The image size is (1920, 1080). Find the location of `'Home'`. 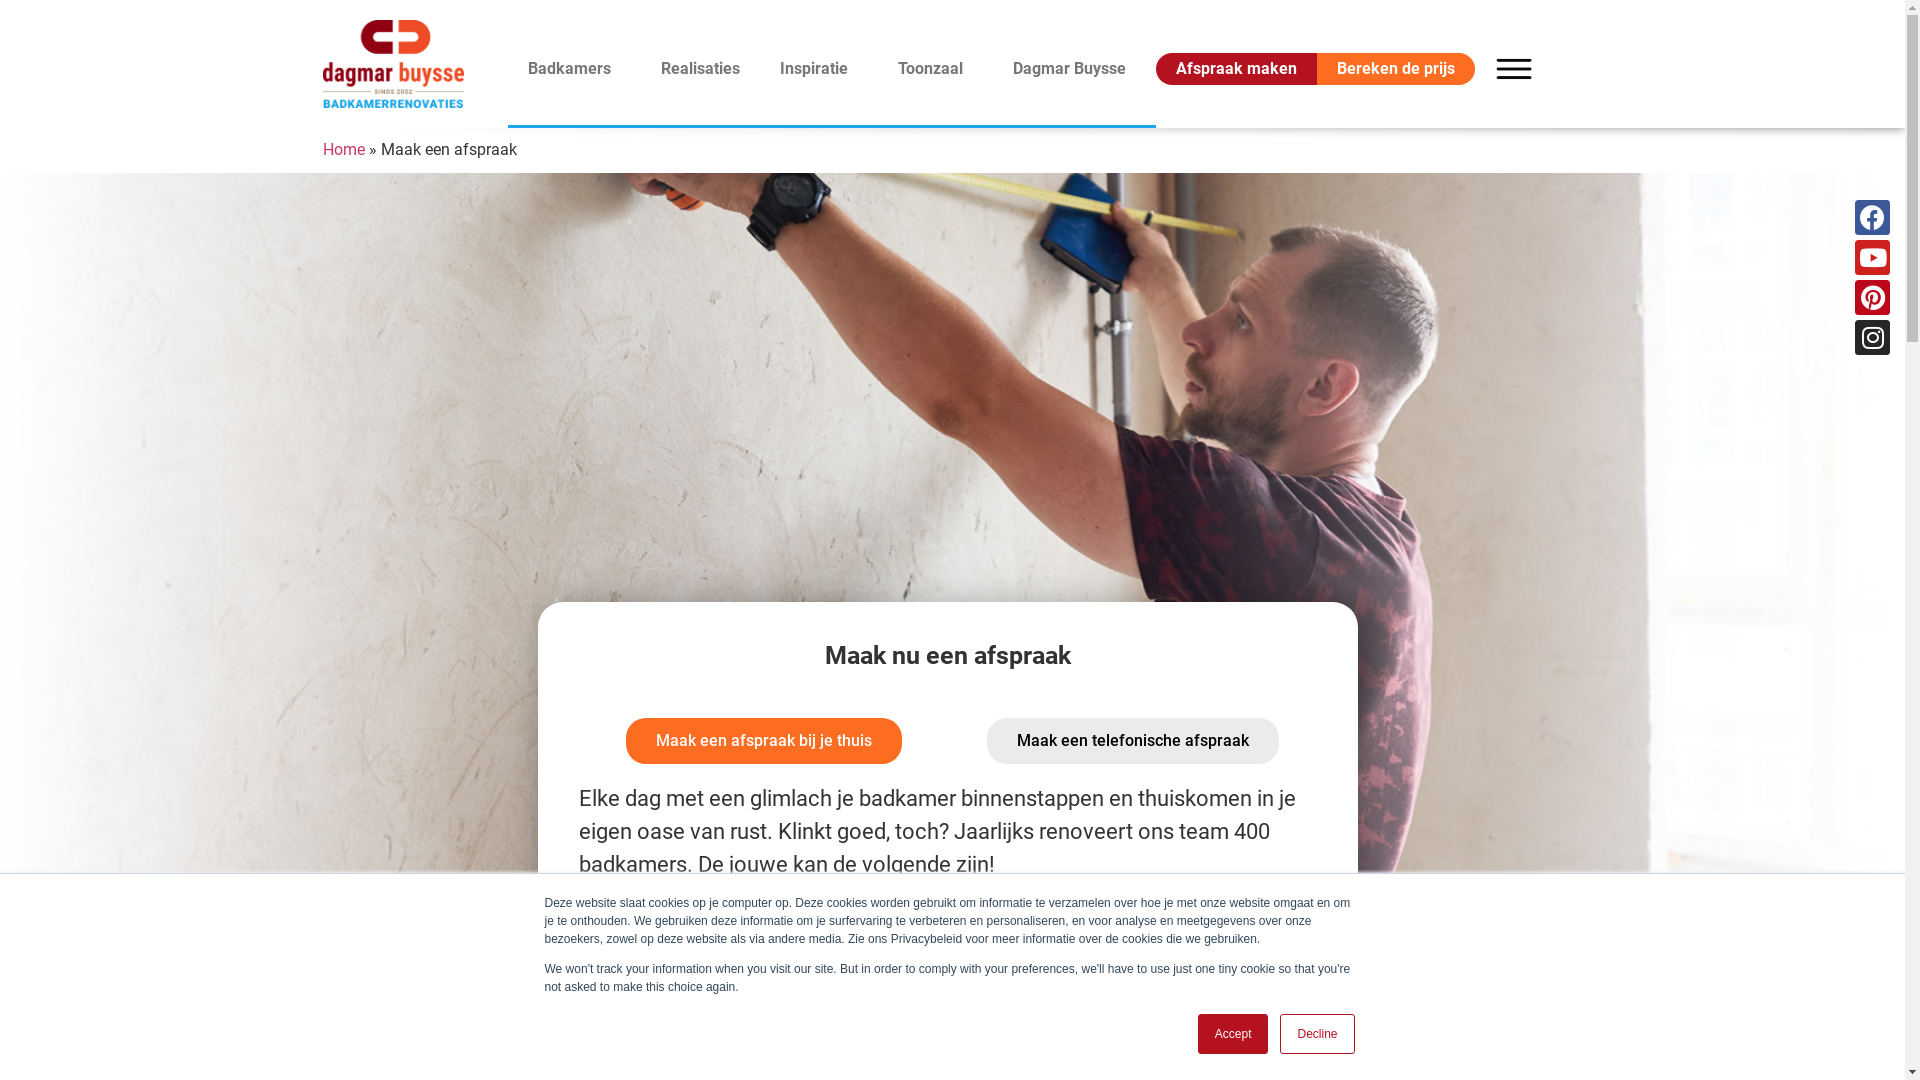

'Home' is located at coordinates (321, 148).